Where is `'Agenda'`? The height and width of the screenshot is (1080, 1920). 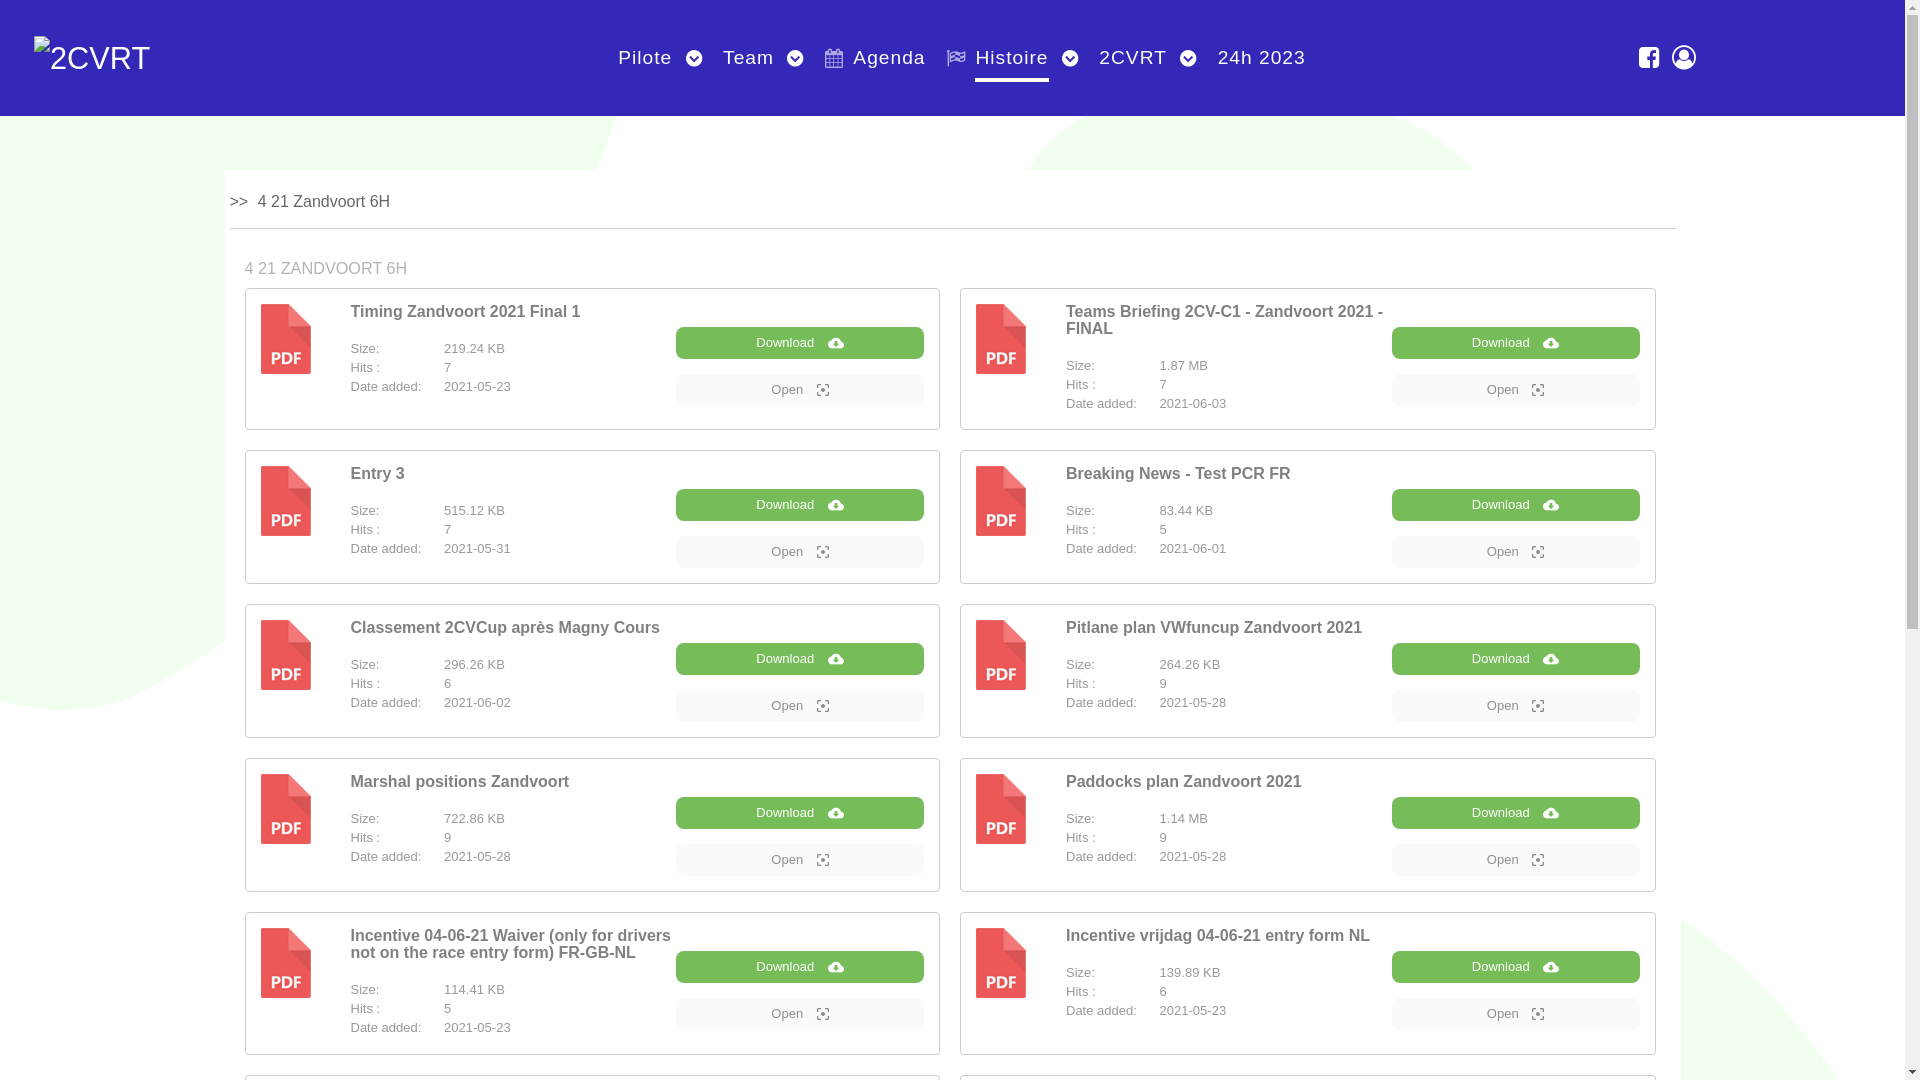
'Agenda' is located at coordinates (816, 57).